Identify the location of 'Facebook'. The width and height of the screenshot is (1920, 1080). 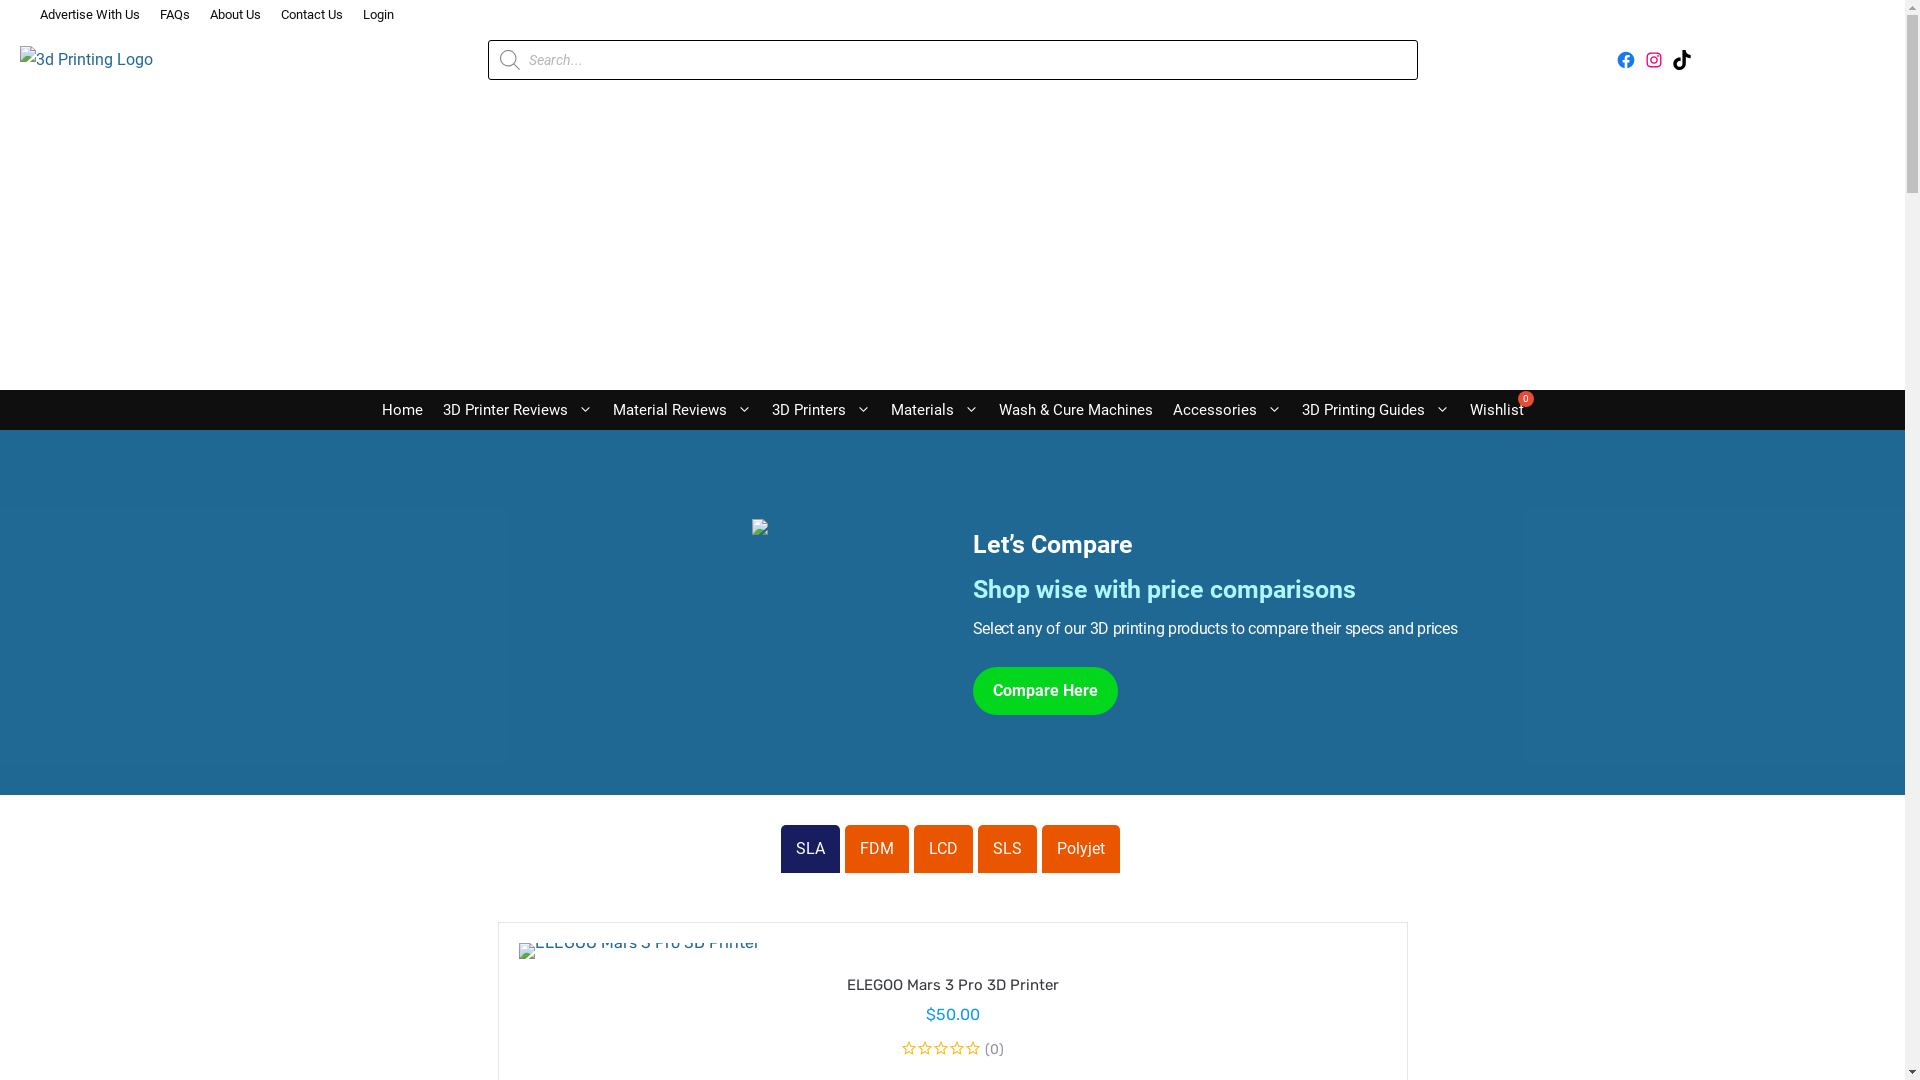
(1626, 59).